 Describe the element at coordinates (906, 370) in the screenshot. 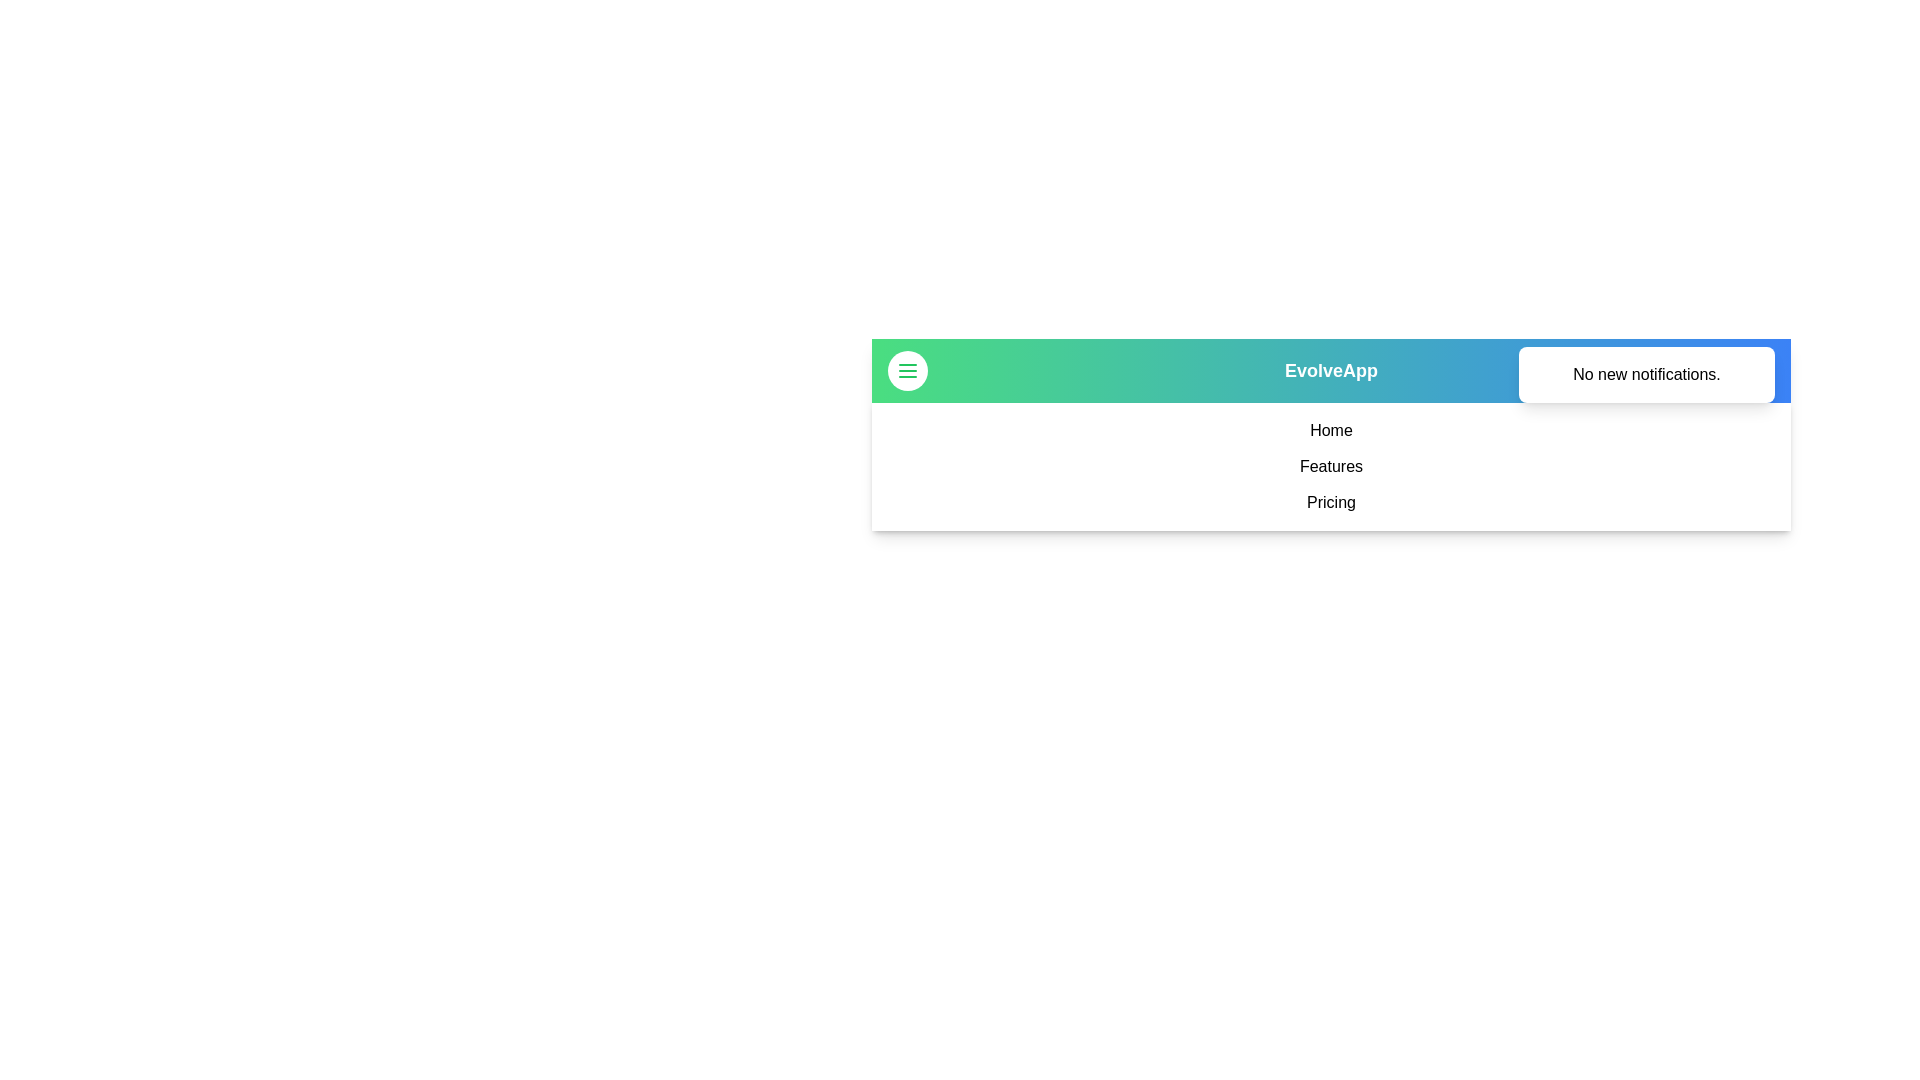

I see `menu toggle button to toggle the menu visibility` at that location.